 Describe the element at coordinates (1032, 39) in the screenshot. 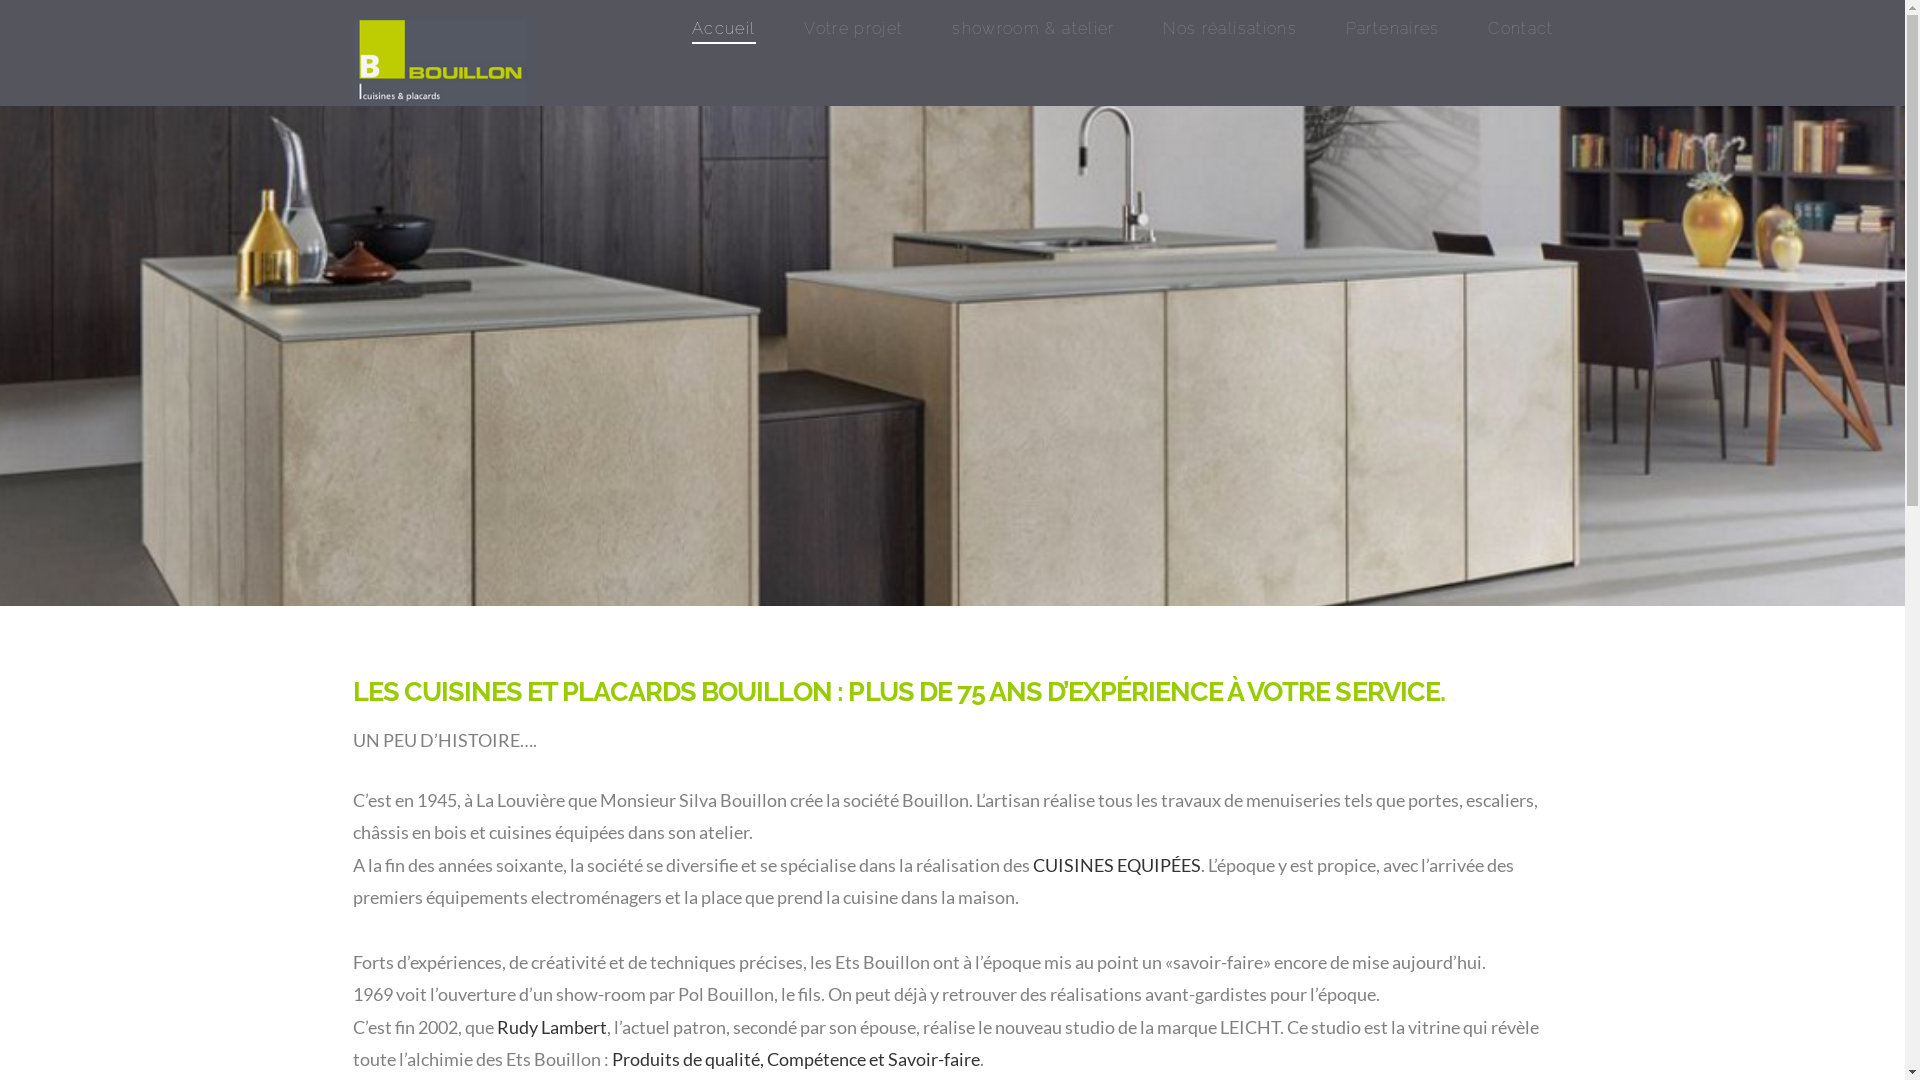

I see `'showroom & atelier'` at that location.